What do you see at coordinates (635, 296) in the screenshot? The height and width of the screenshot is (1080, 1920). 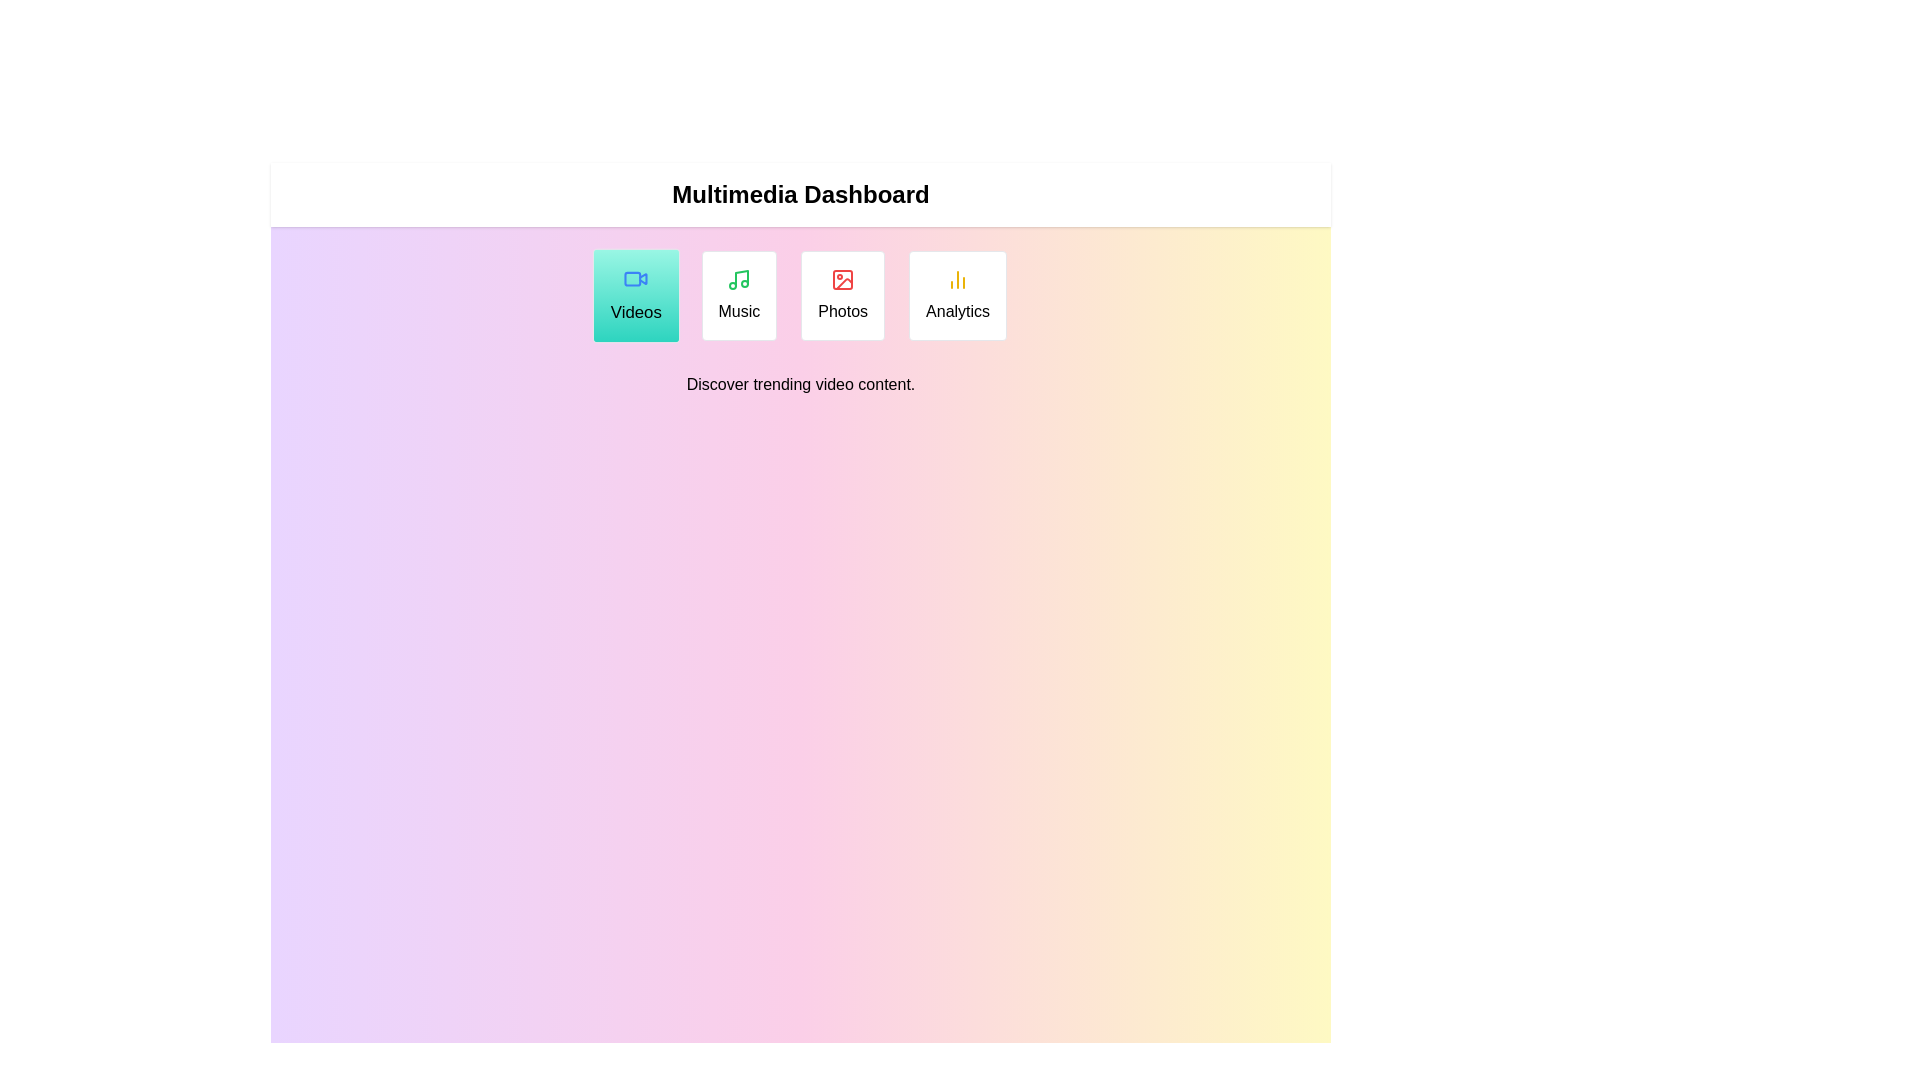 I see `the Videos tab` at bounding box center [635, 296].